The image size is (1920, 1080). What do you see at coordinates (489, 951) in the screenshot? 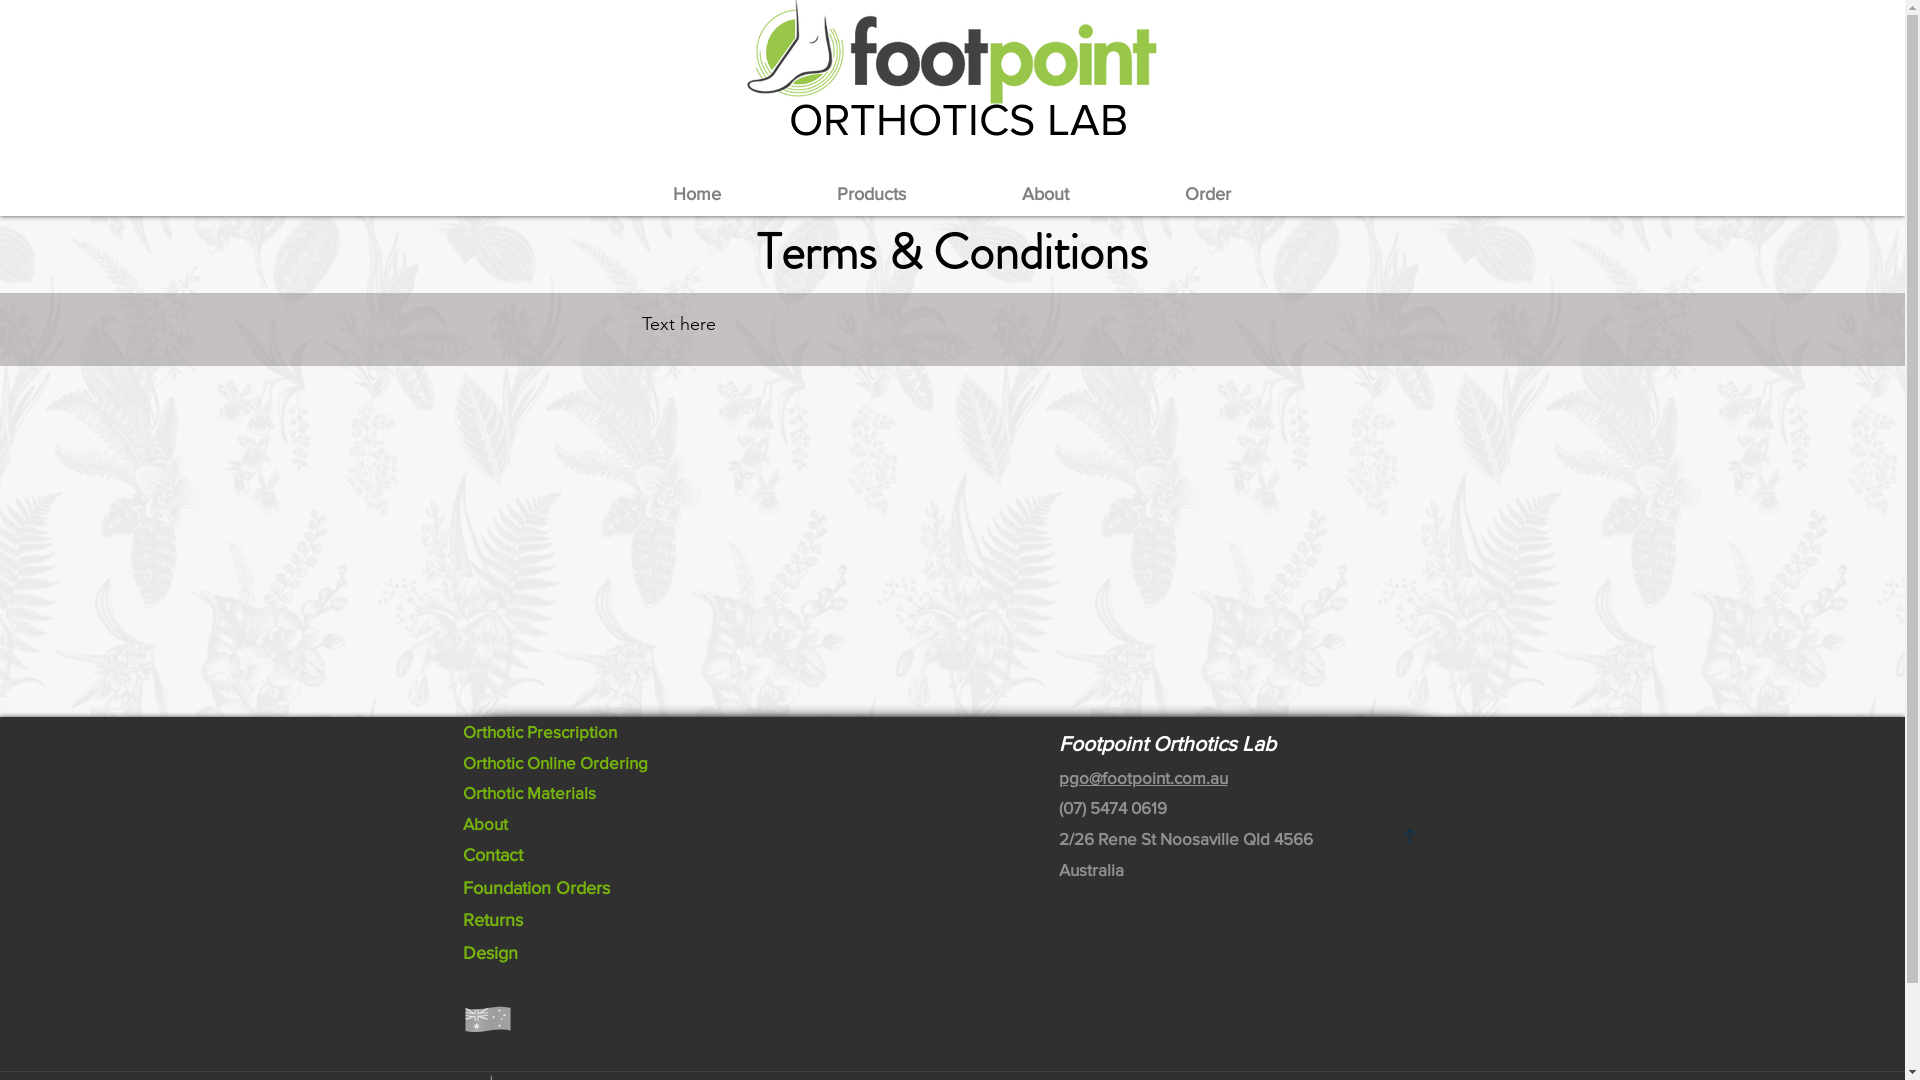
I see `'Design'` at bounding box center [489, 951].